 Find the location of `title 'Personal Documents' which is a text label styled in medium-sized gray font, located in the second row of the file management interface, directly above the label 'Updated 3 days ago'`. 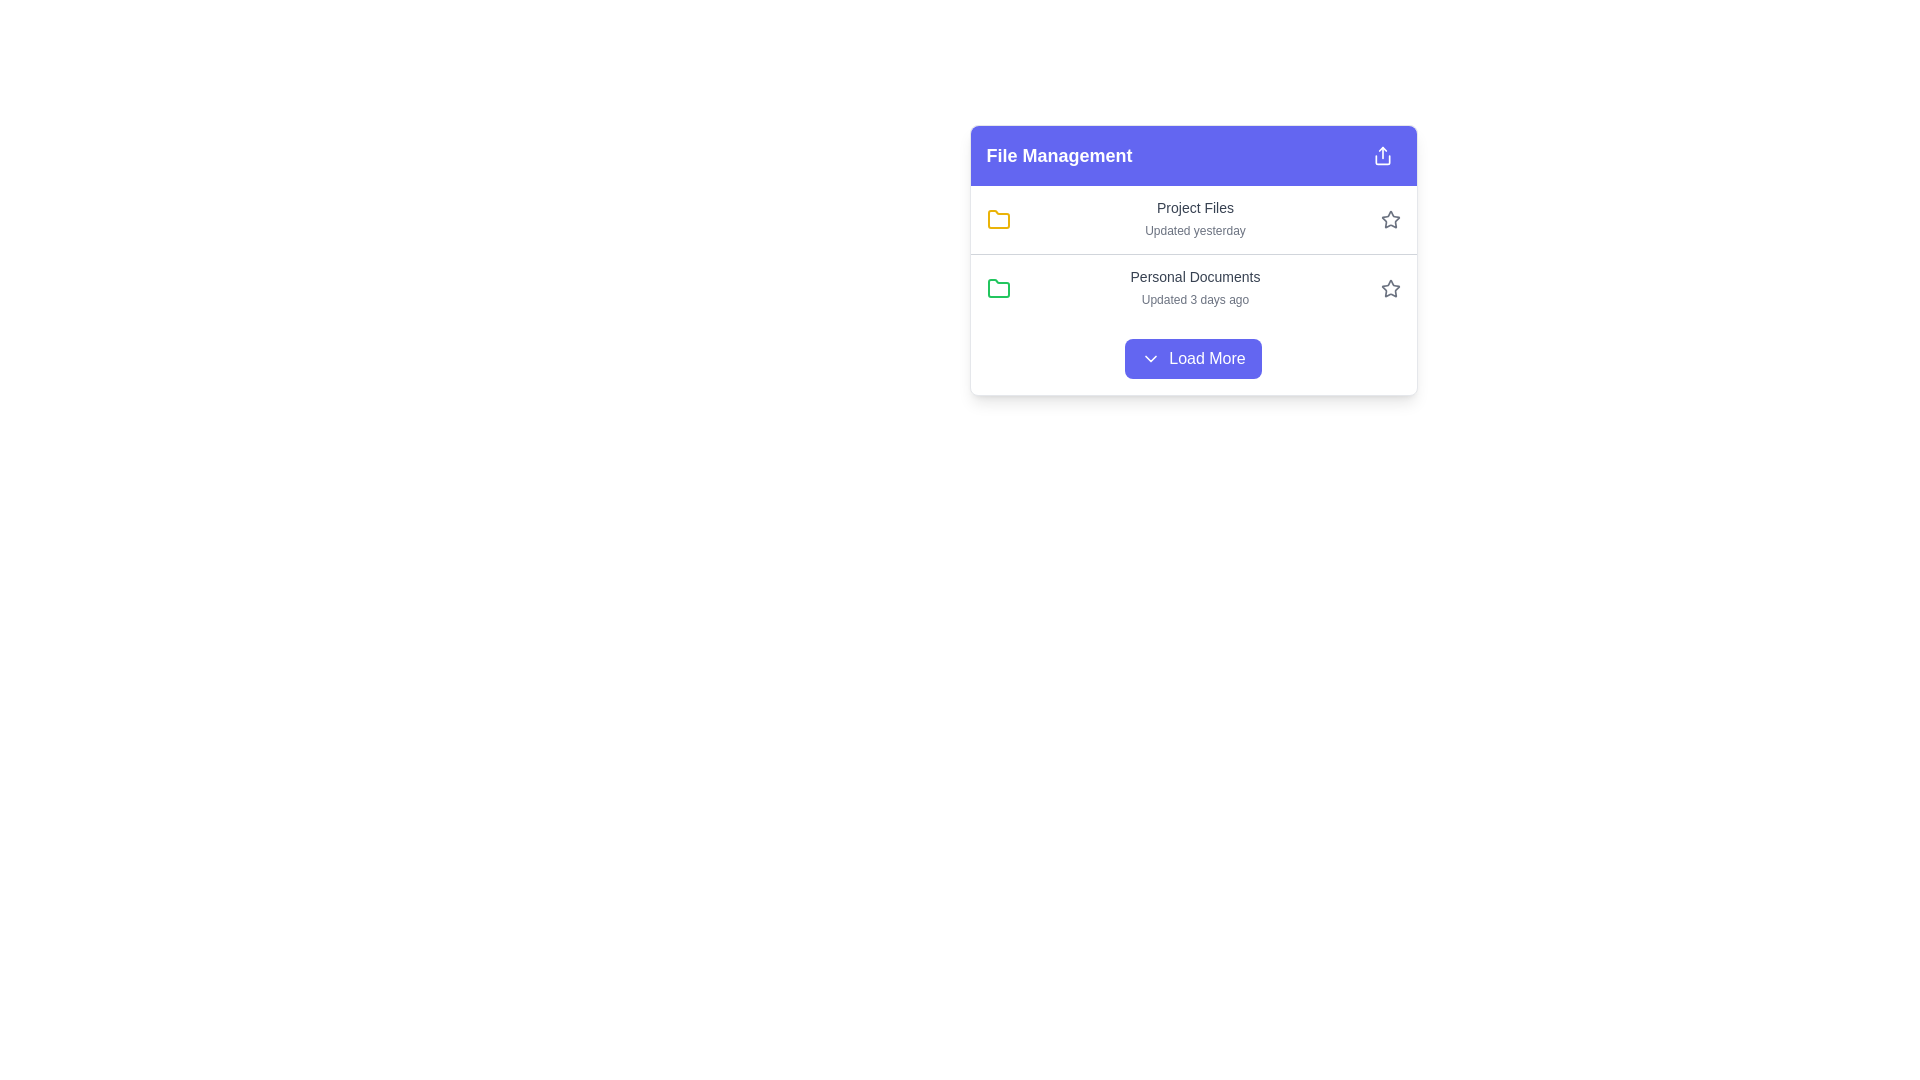

title 'Personal Documents' which is a text label styled in medium-sized gray font, located in the second row of the file management interface, directly above the label 'Updated 3 days ago' is located at coordinates (1195, 277).